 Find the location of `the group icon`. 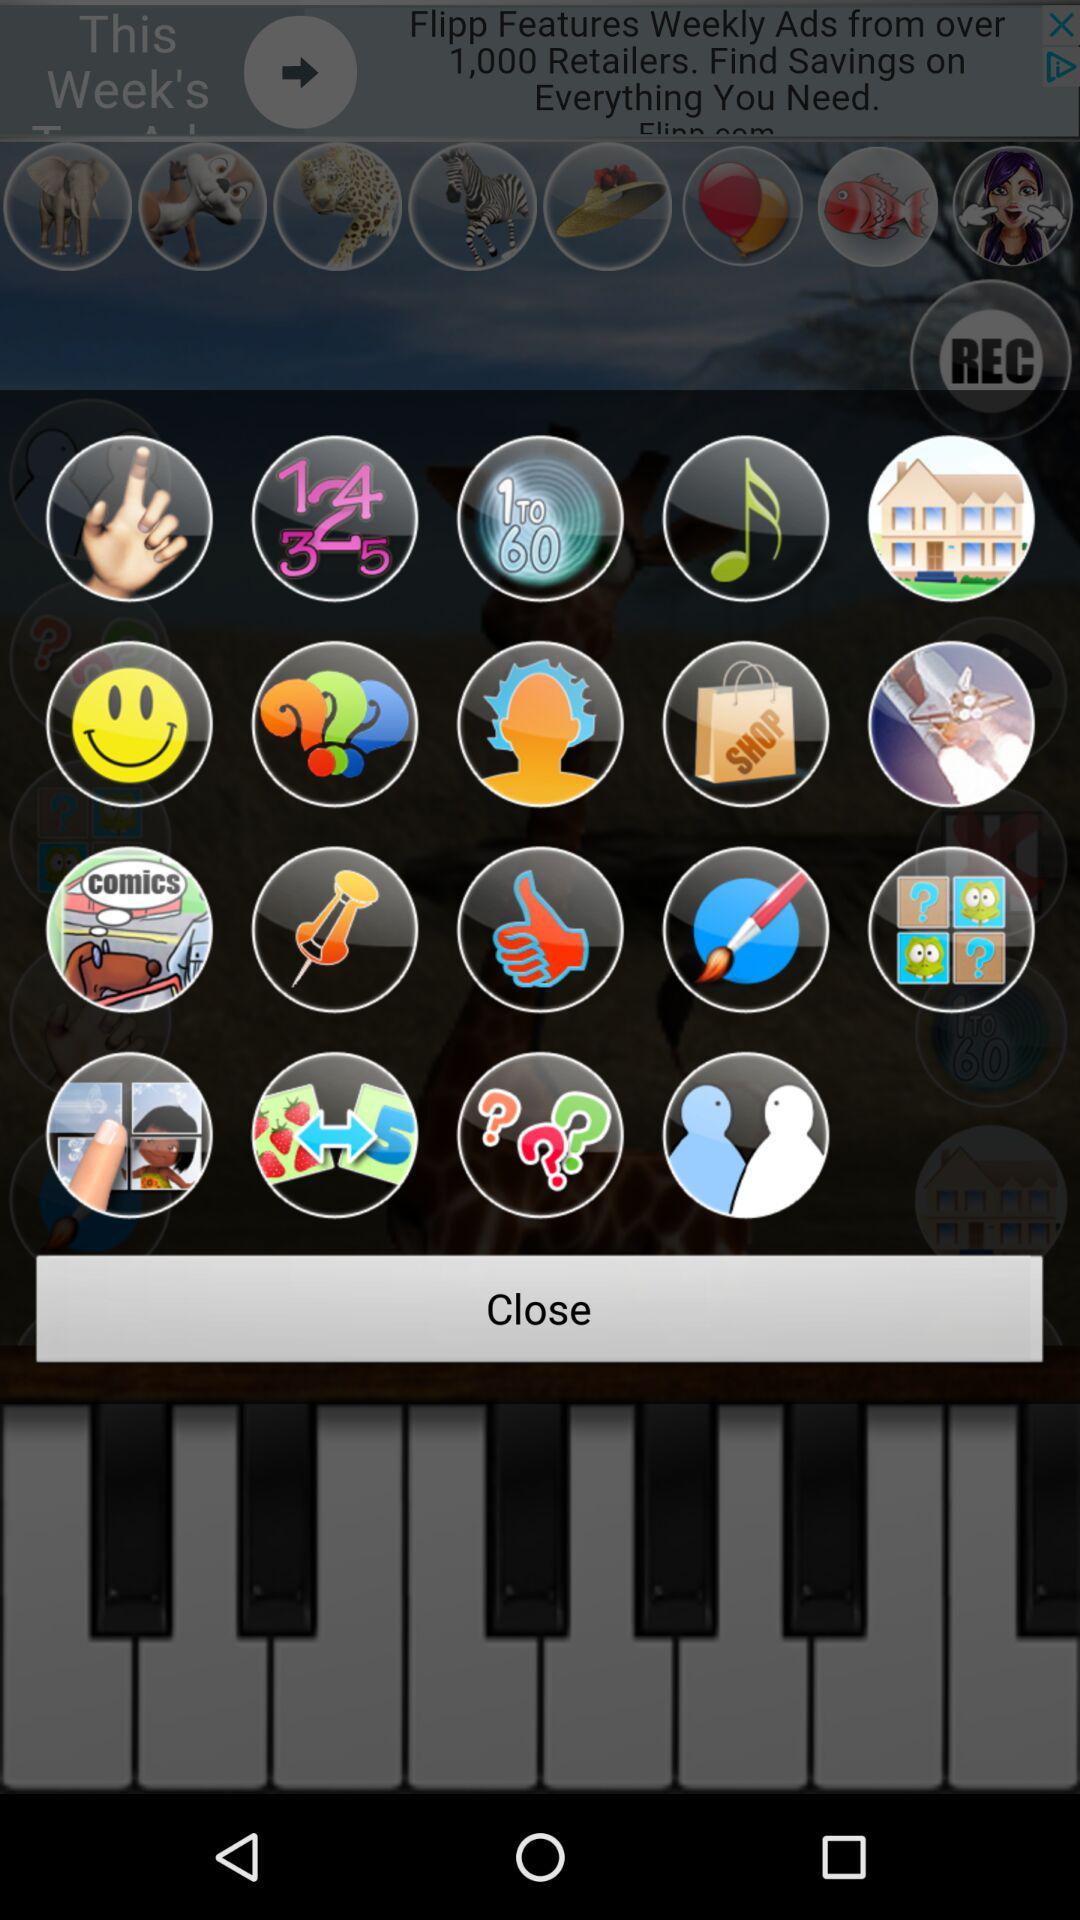

the group icon is located at coordinates (745, 1214).